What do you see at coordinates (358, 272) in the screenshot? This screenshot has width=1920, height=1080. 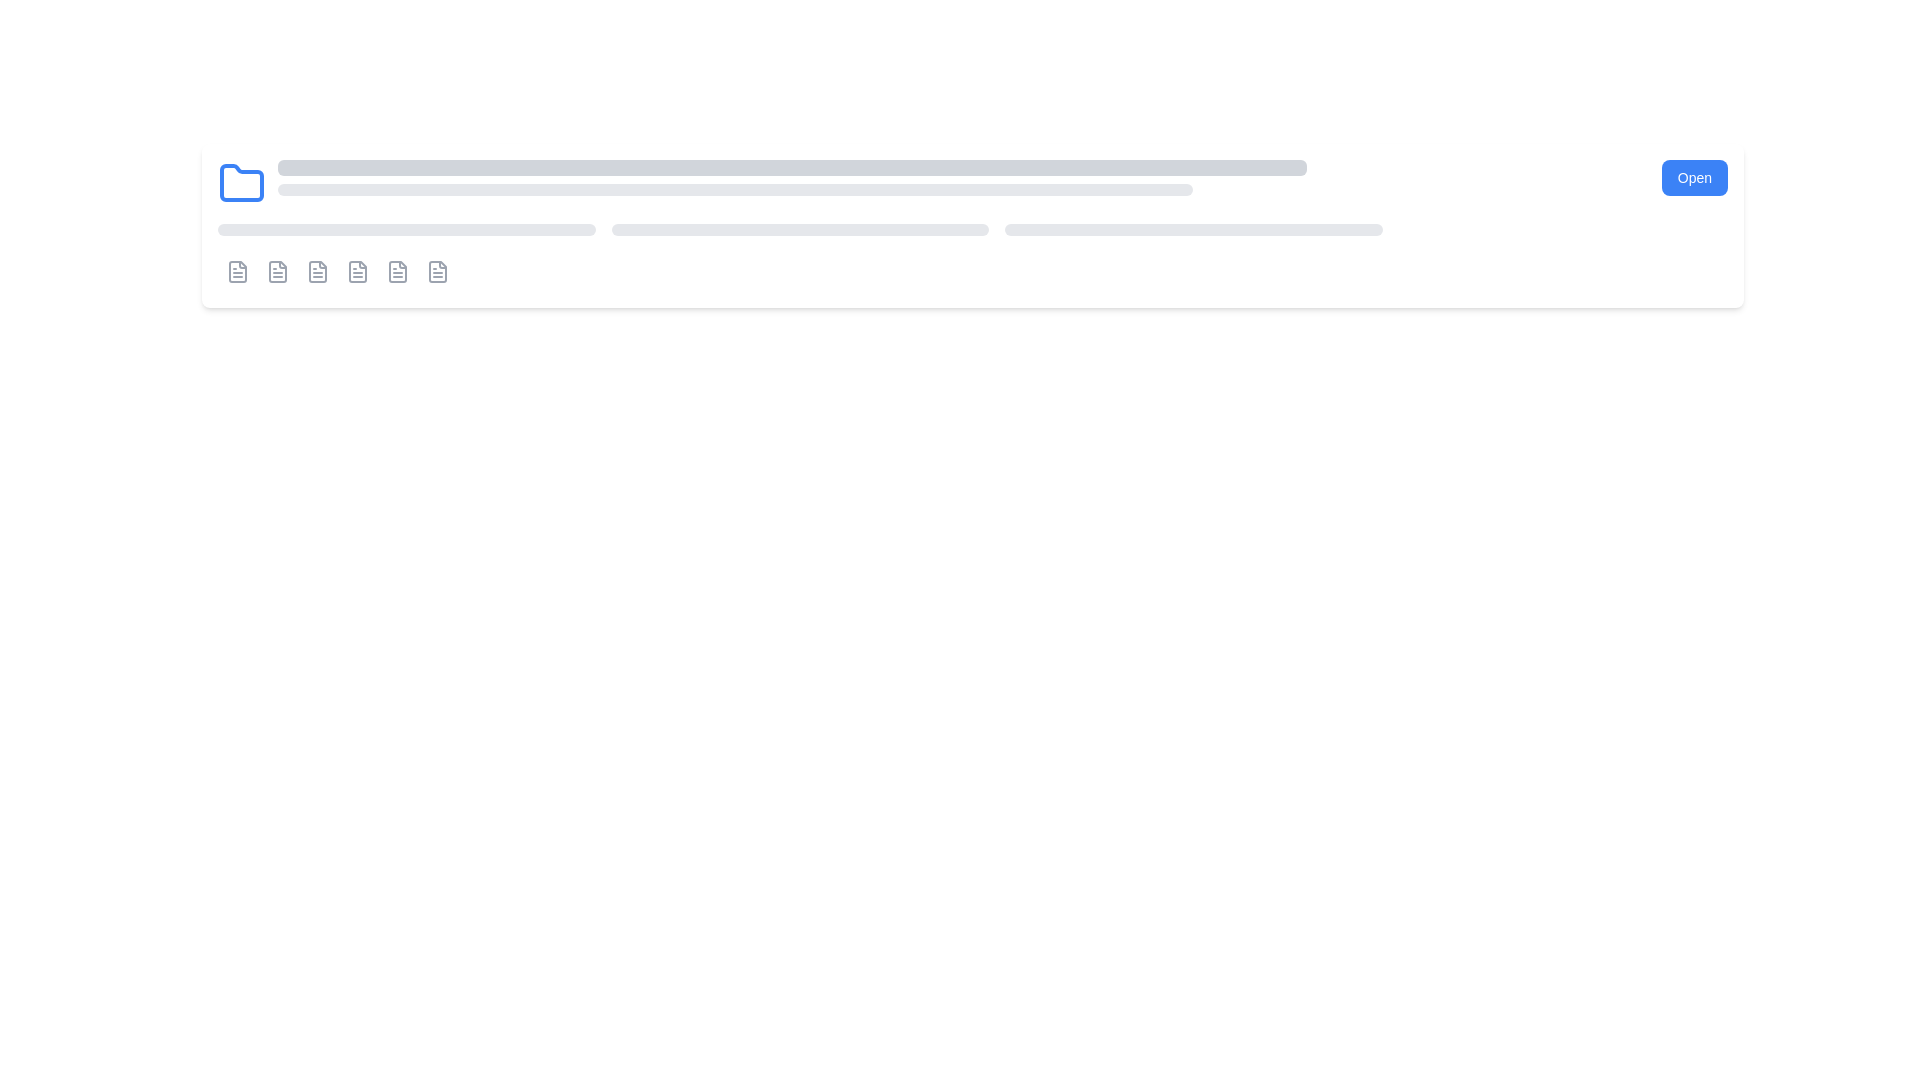 I see `the fifth file icon` at bounding box center [358, 272].